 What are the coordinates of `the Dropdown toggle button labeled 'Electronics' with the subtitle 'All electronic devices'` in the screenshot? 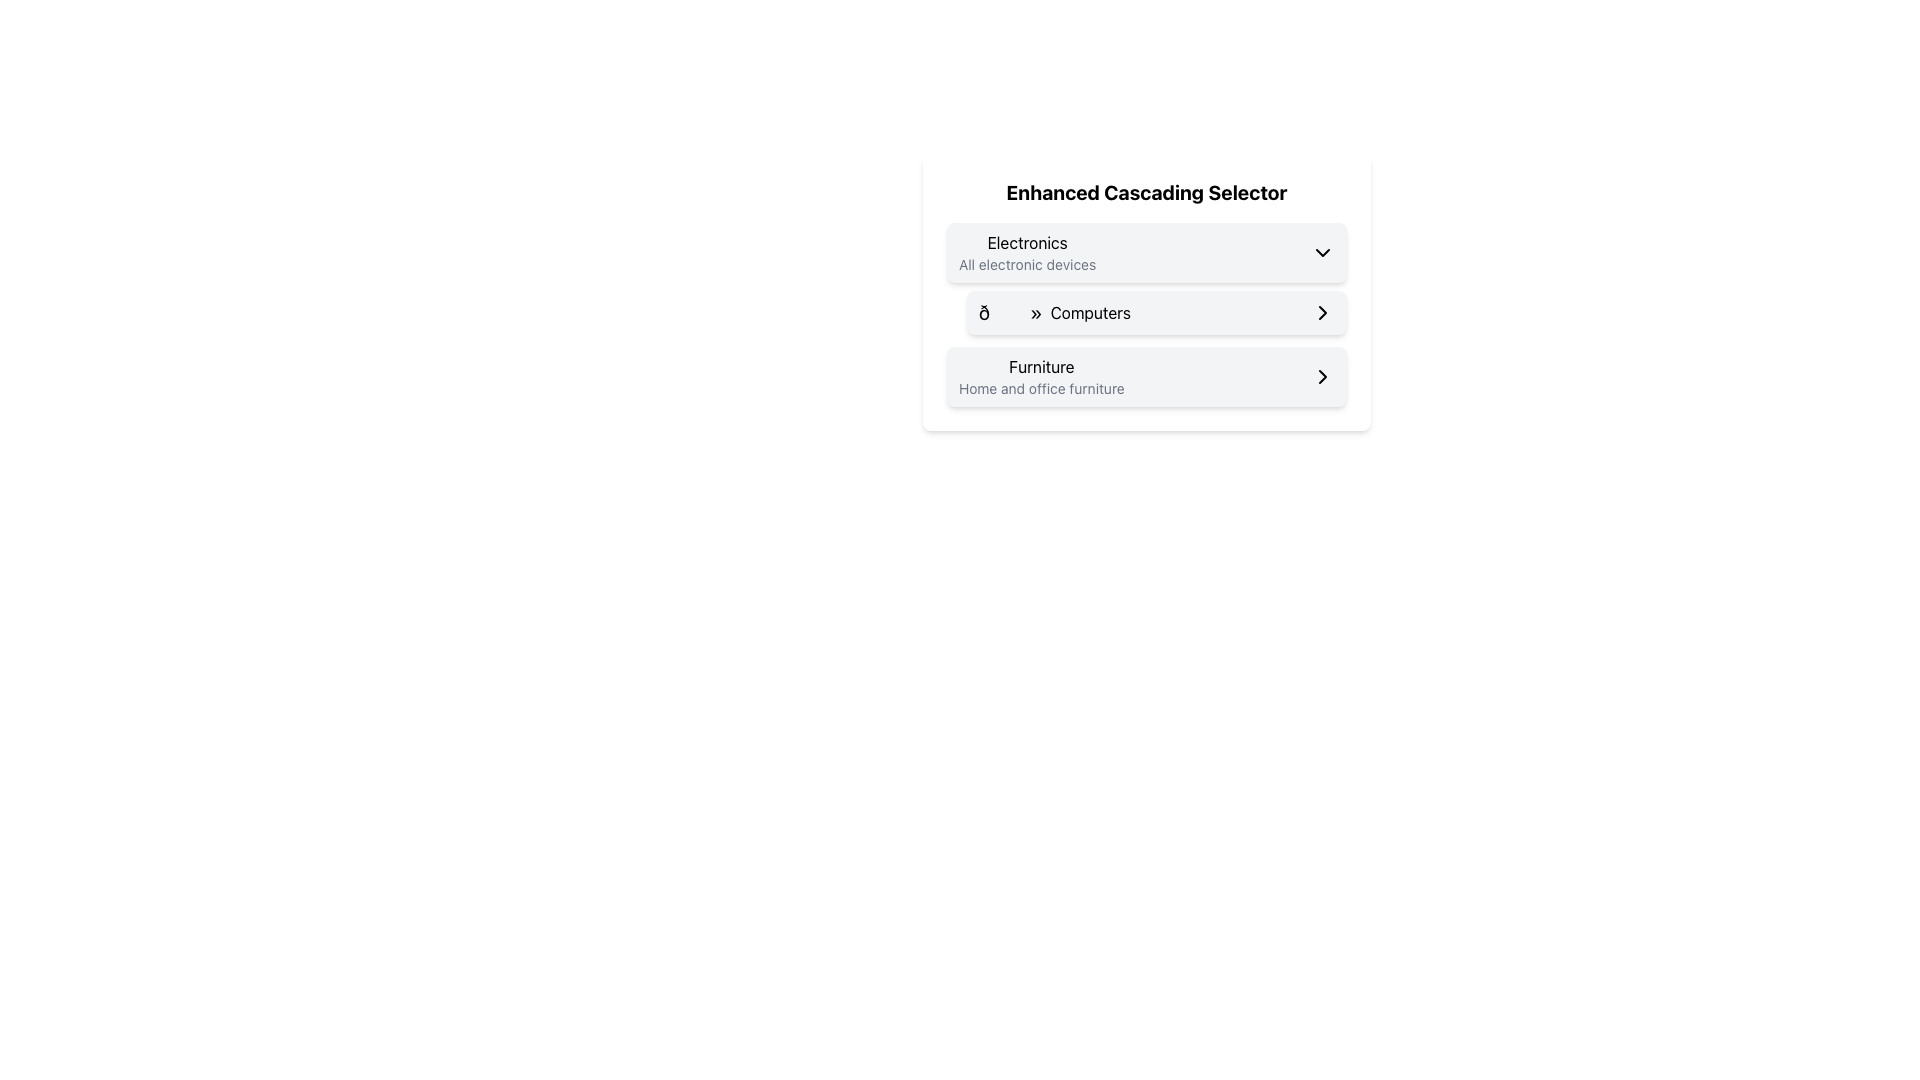 It's located at (1147, 252).